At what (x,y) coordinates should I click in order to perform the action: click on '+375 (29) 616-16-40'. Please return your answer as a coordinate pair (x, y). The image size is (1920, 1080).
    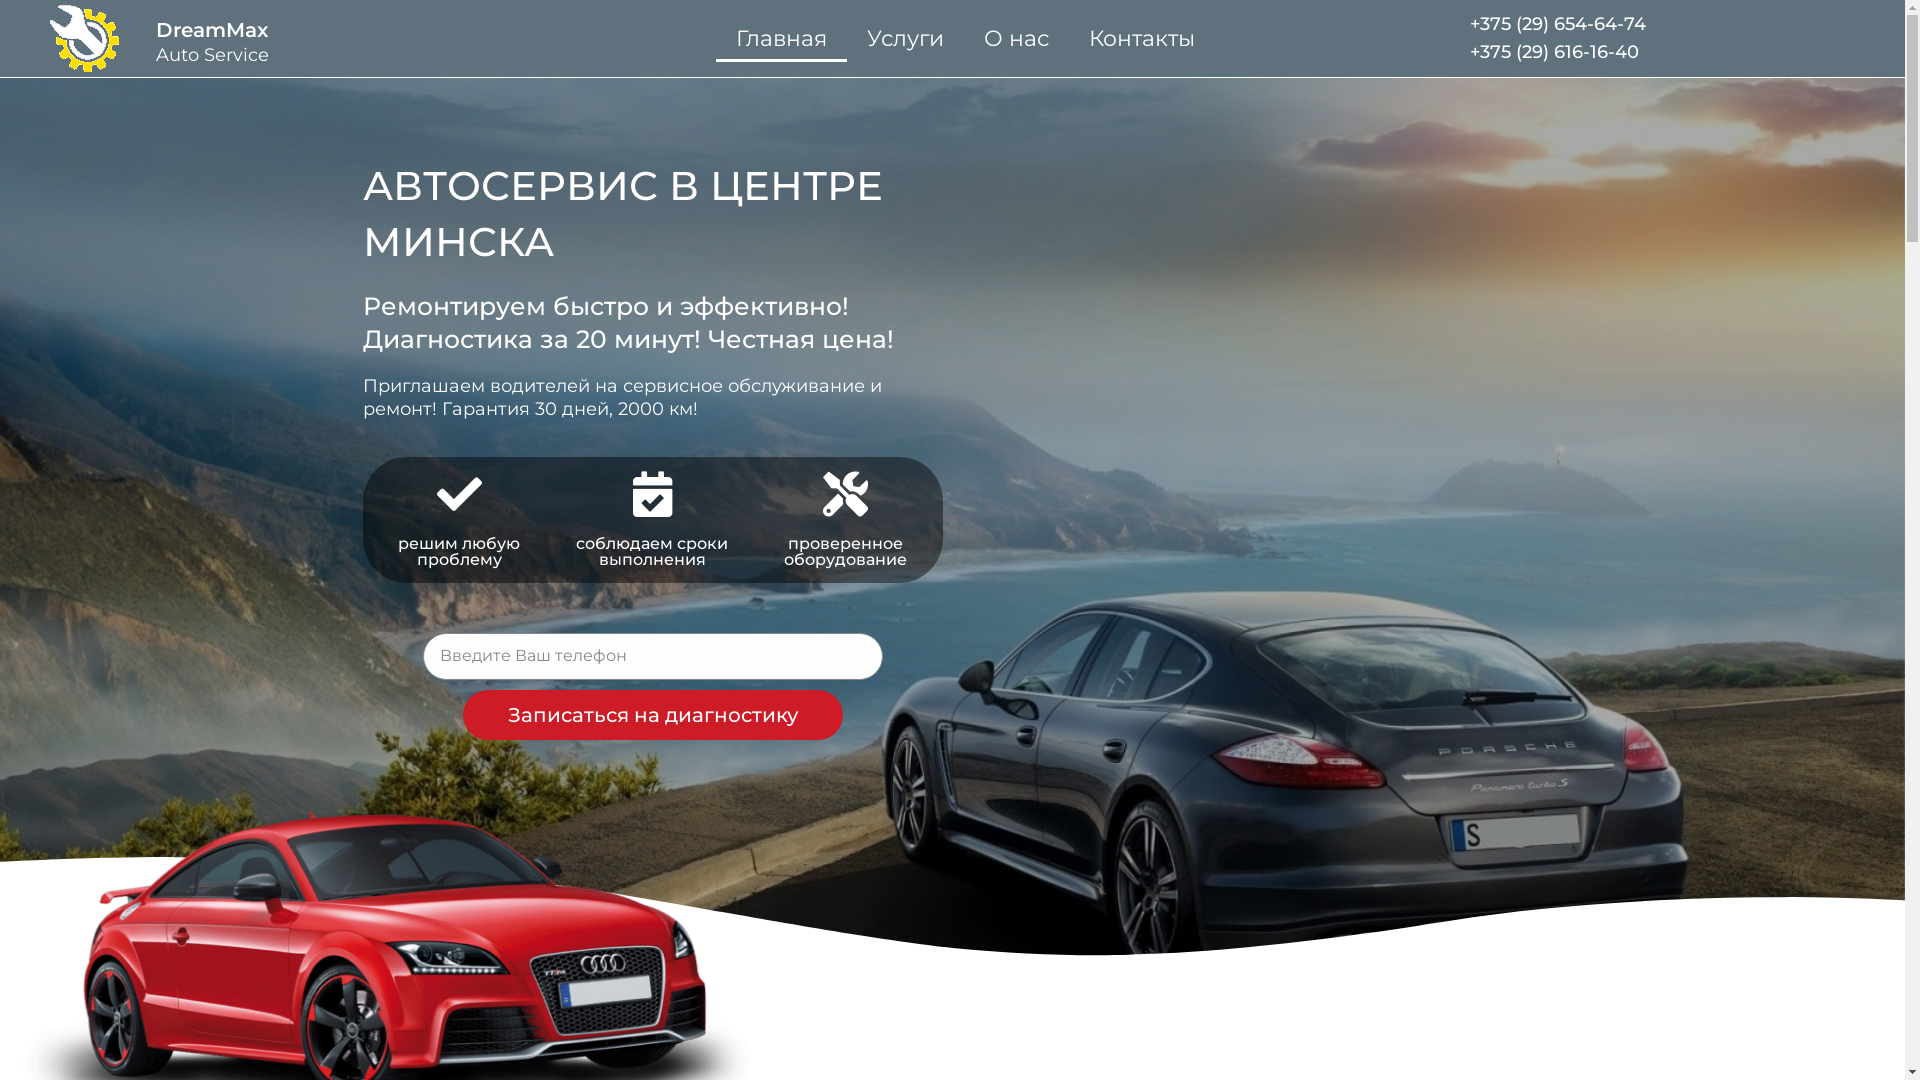
    Looking at the image, I should click on (1553, 50).